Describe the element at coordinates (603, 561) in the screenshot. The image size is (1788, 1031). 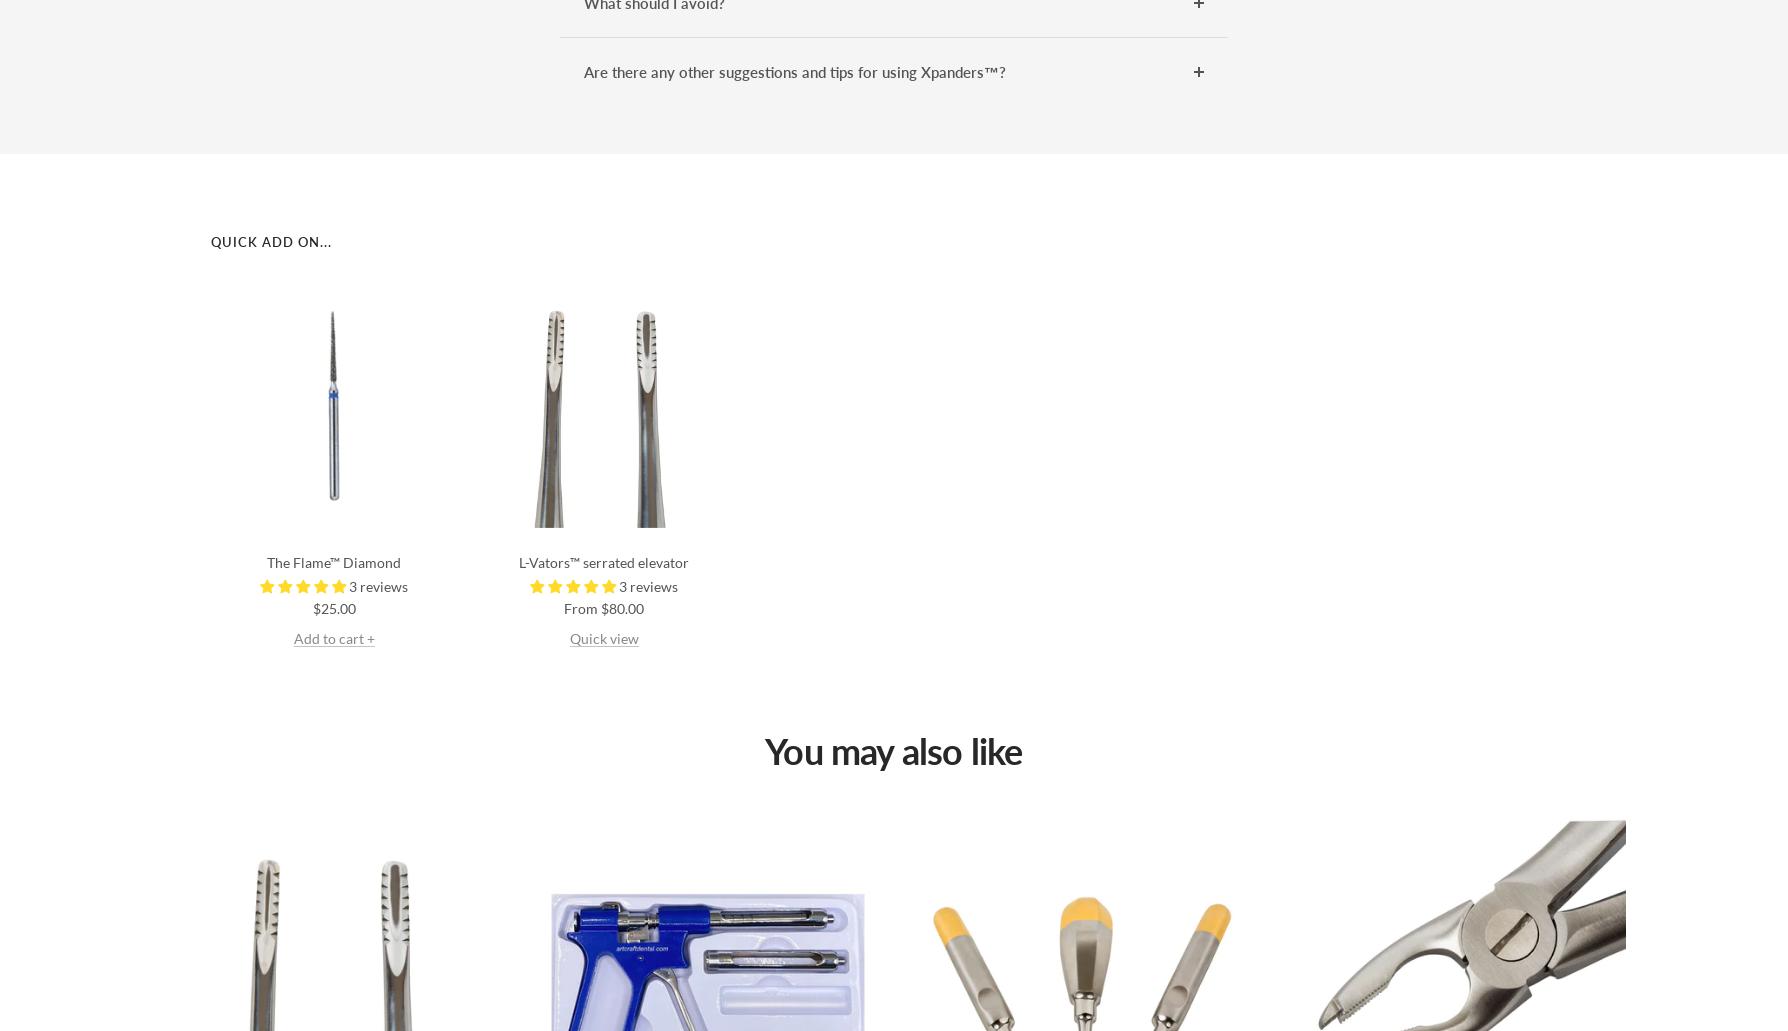
I see `'L-Vators™ serrated elevator'` at that location.